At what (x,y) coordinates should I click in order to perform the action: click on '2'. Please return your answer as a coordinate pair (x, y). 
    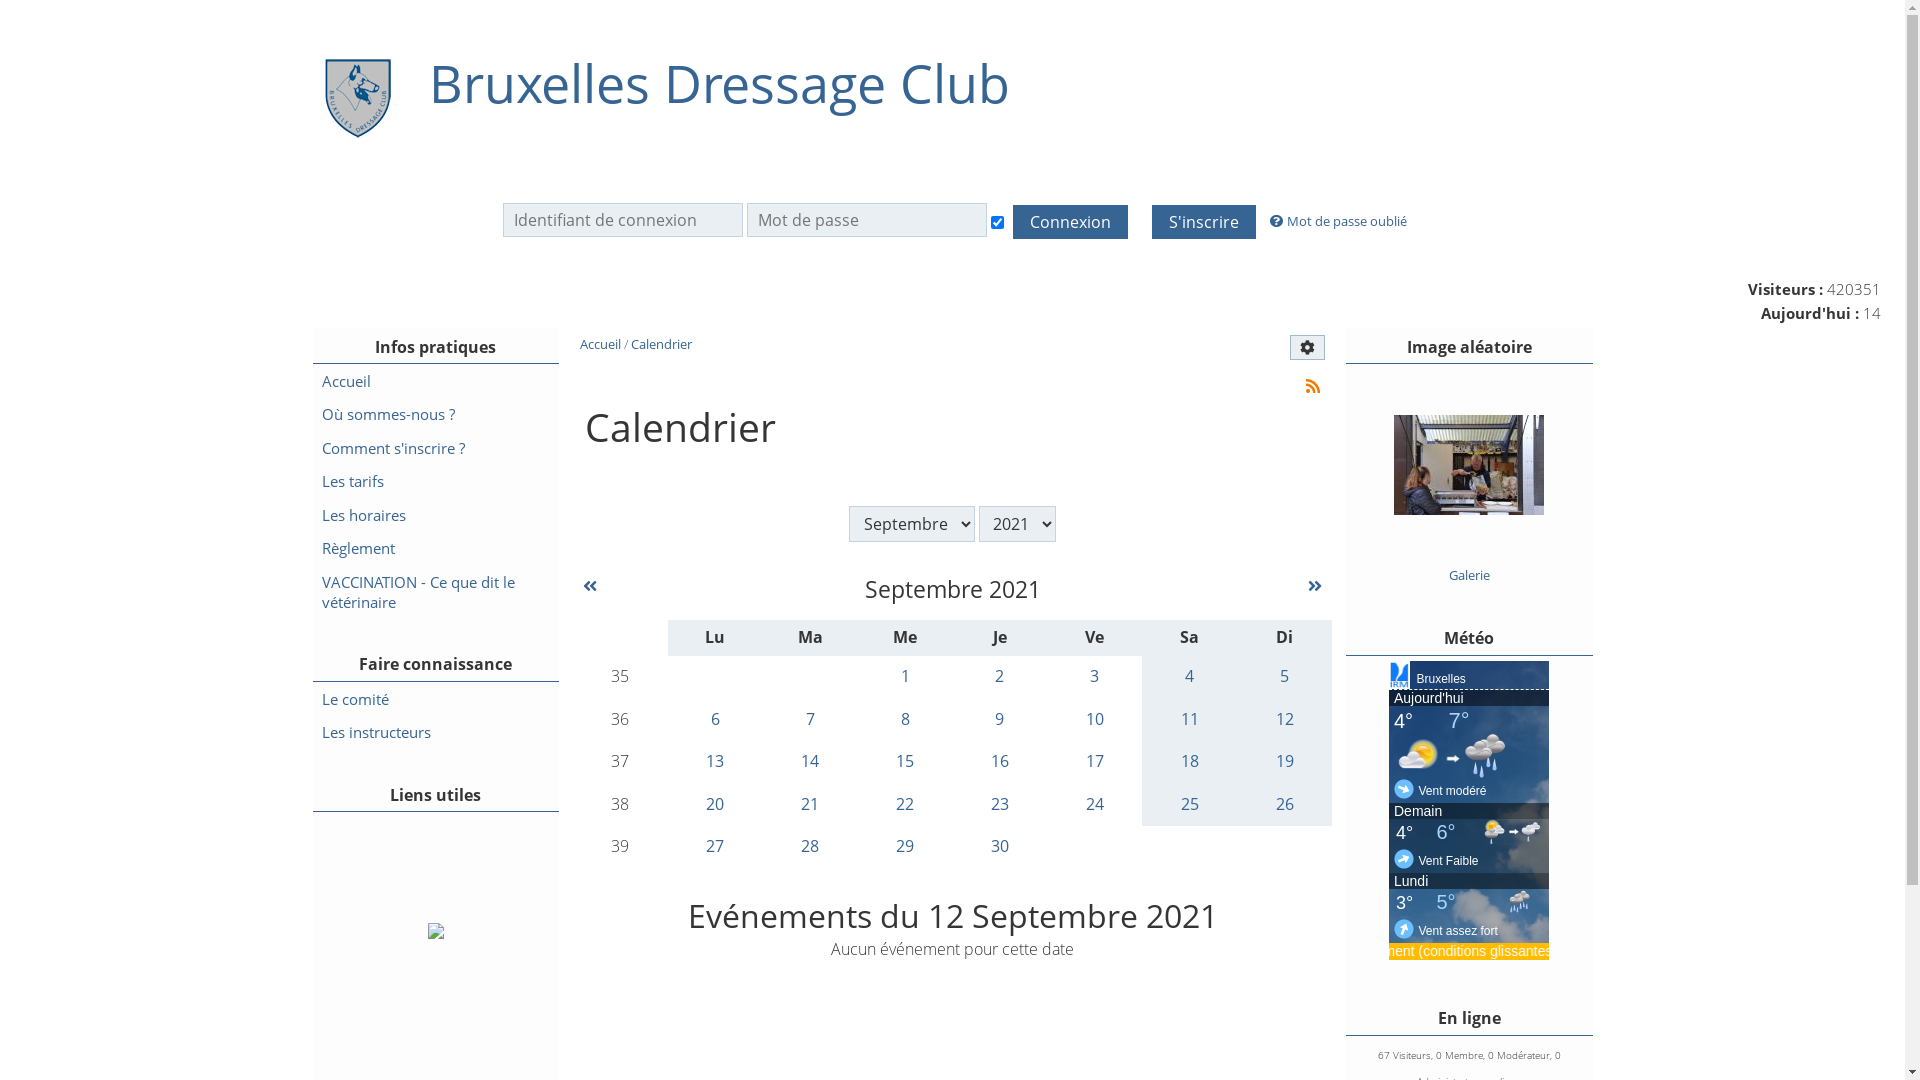
    Looking at the image, I should click on (999, 676).